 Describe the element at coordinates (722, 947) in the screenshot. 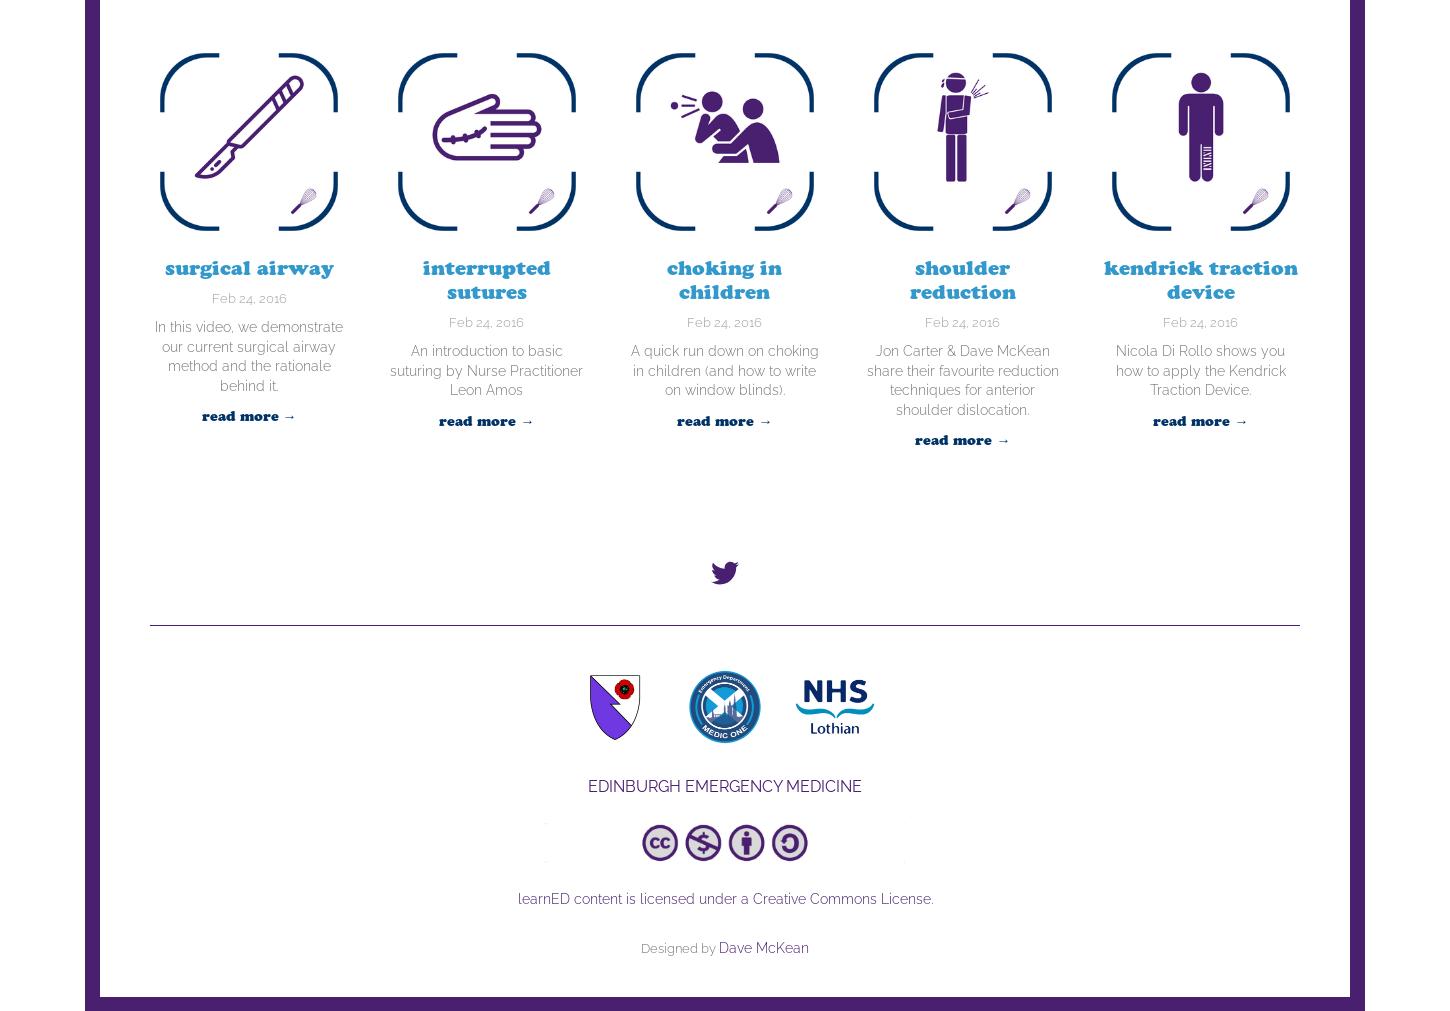

I see `'D'` at that location.